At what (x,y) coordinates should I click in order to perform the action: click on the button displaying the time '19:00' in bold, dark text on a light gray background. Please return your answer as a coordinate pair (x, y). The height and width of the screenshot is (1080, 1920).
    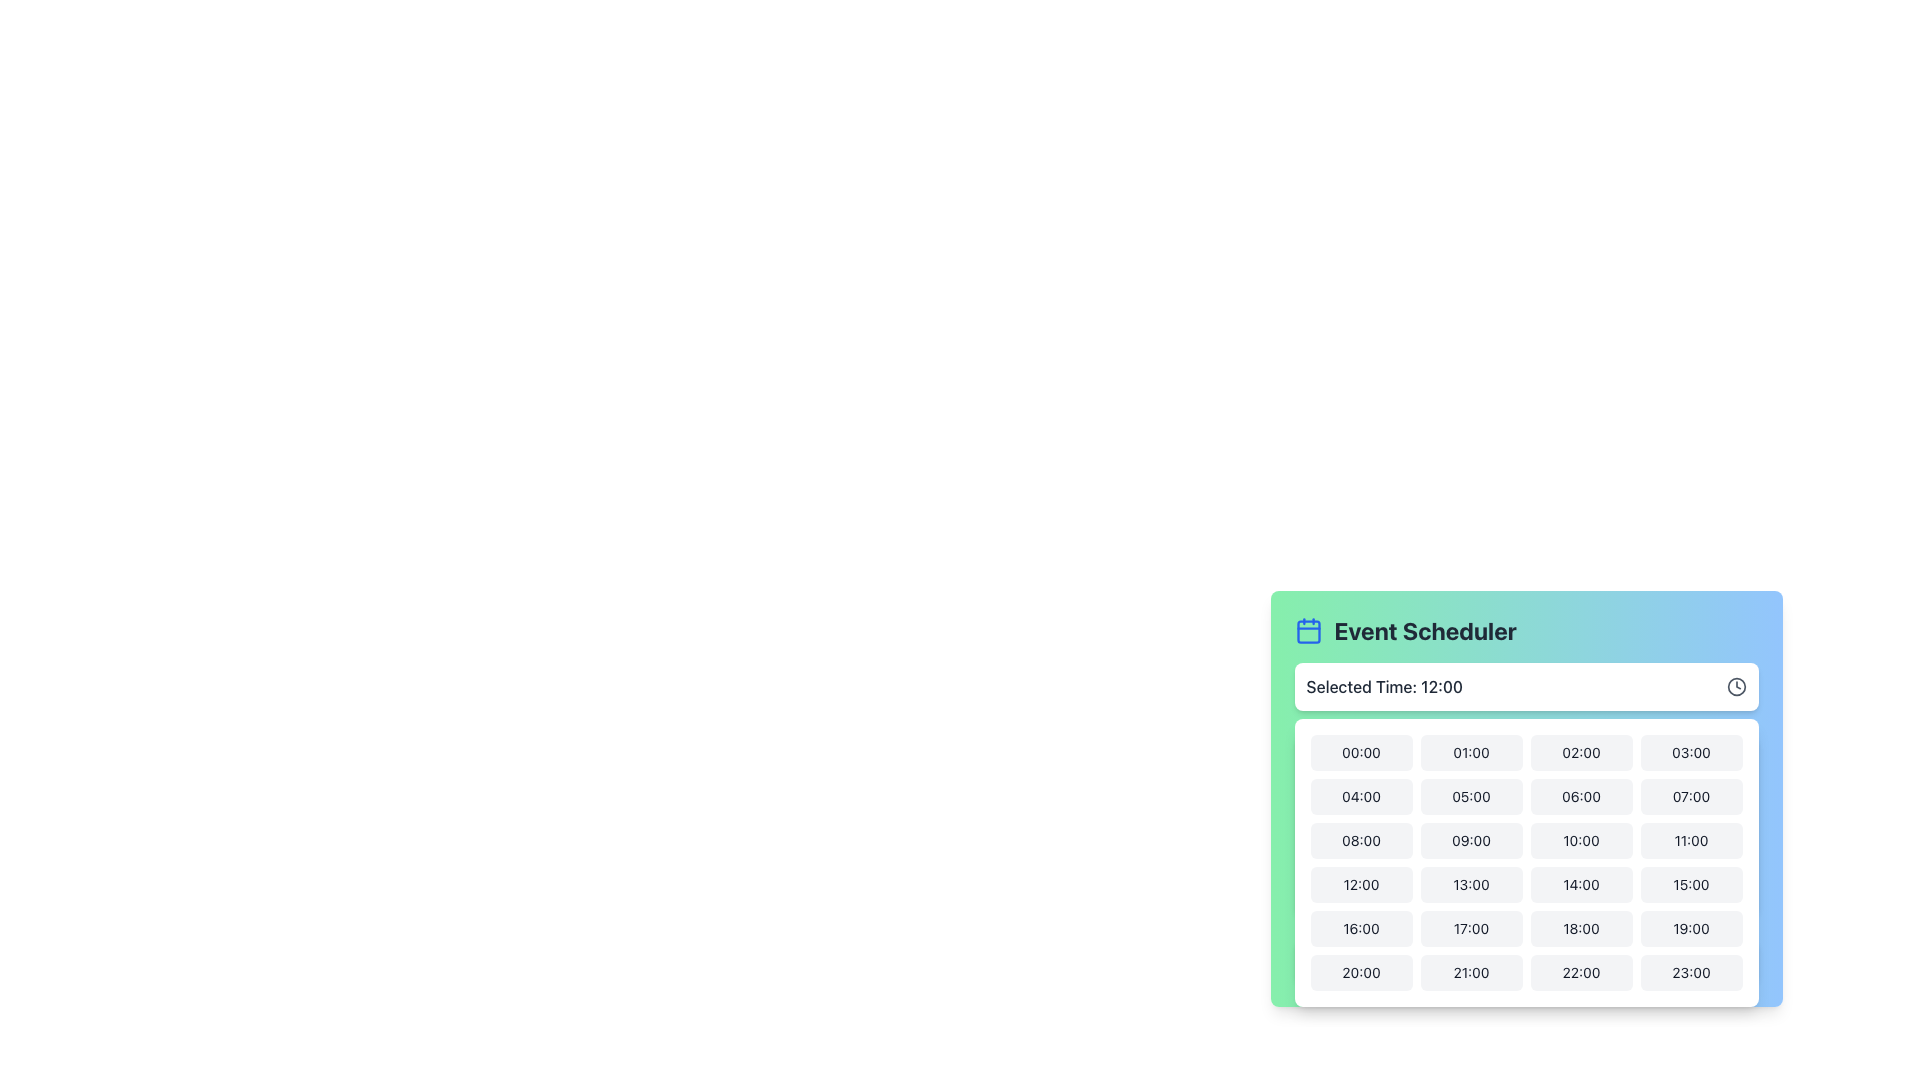
    Looking at the image, I should click on (1690, 929).